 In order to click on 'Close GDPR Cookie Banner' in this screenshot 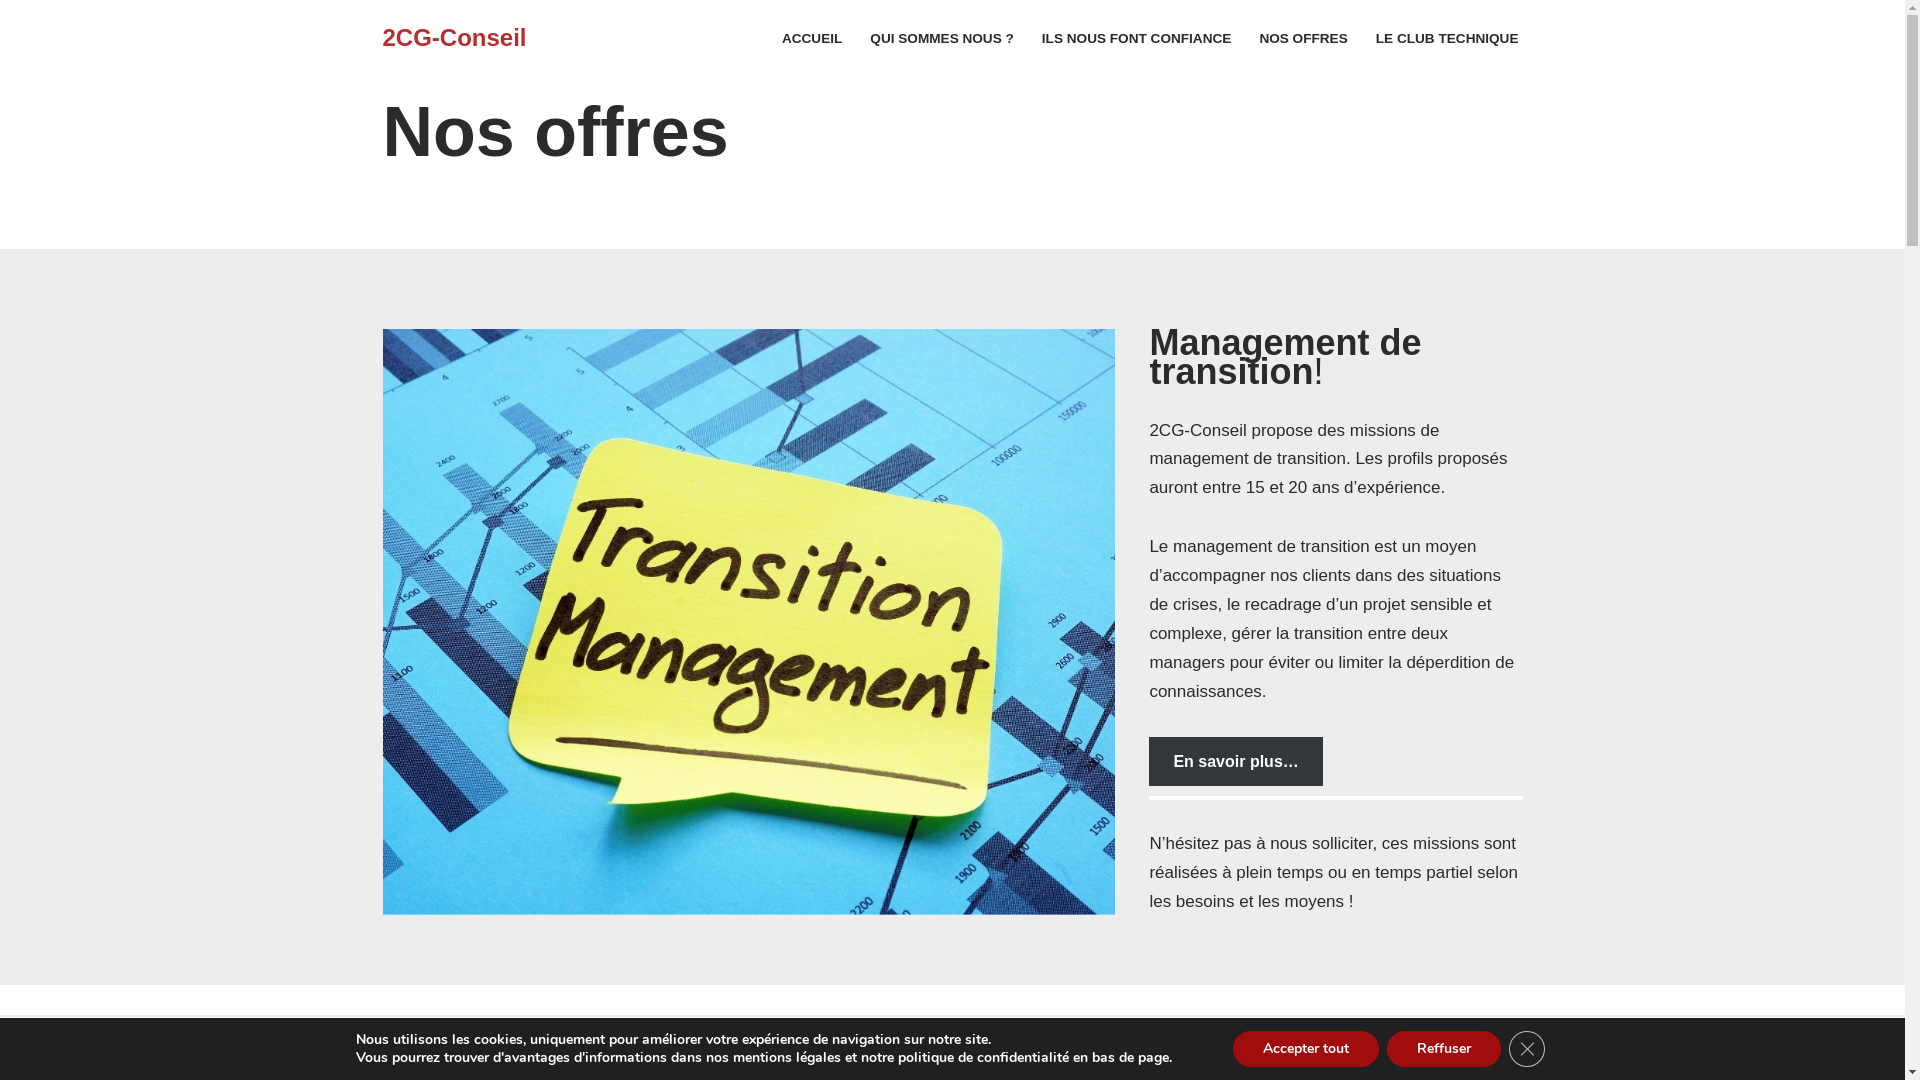, I will do `click(1525, 1048)`.